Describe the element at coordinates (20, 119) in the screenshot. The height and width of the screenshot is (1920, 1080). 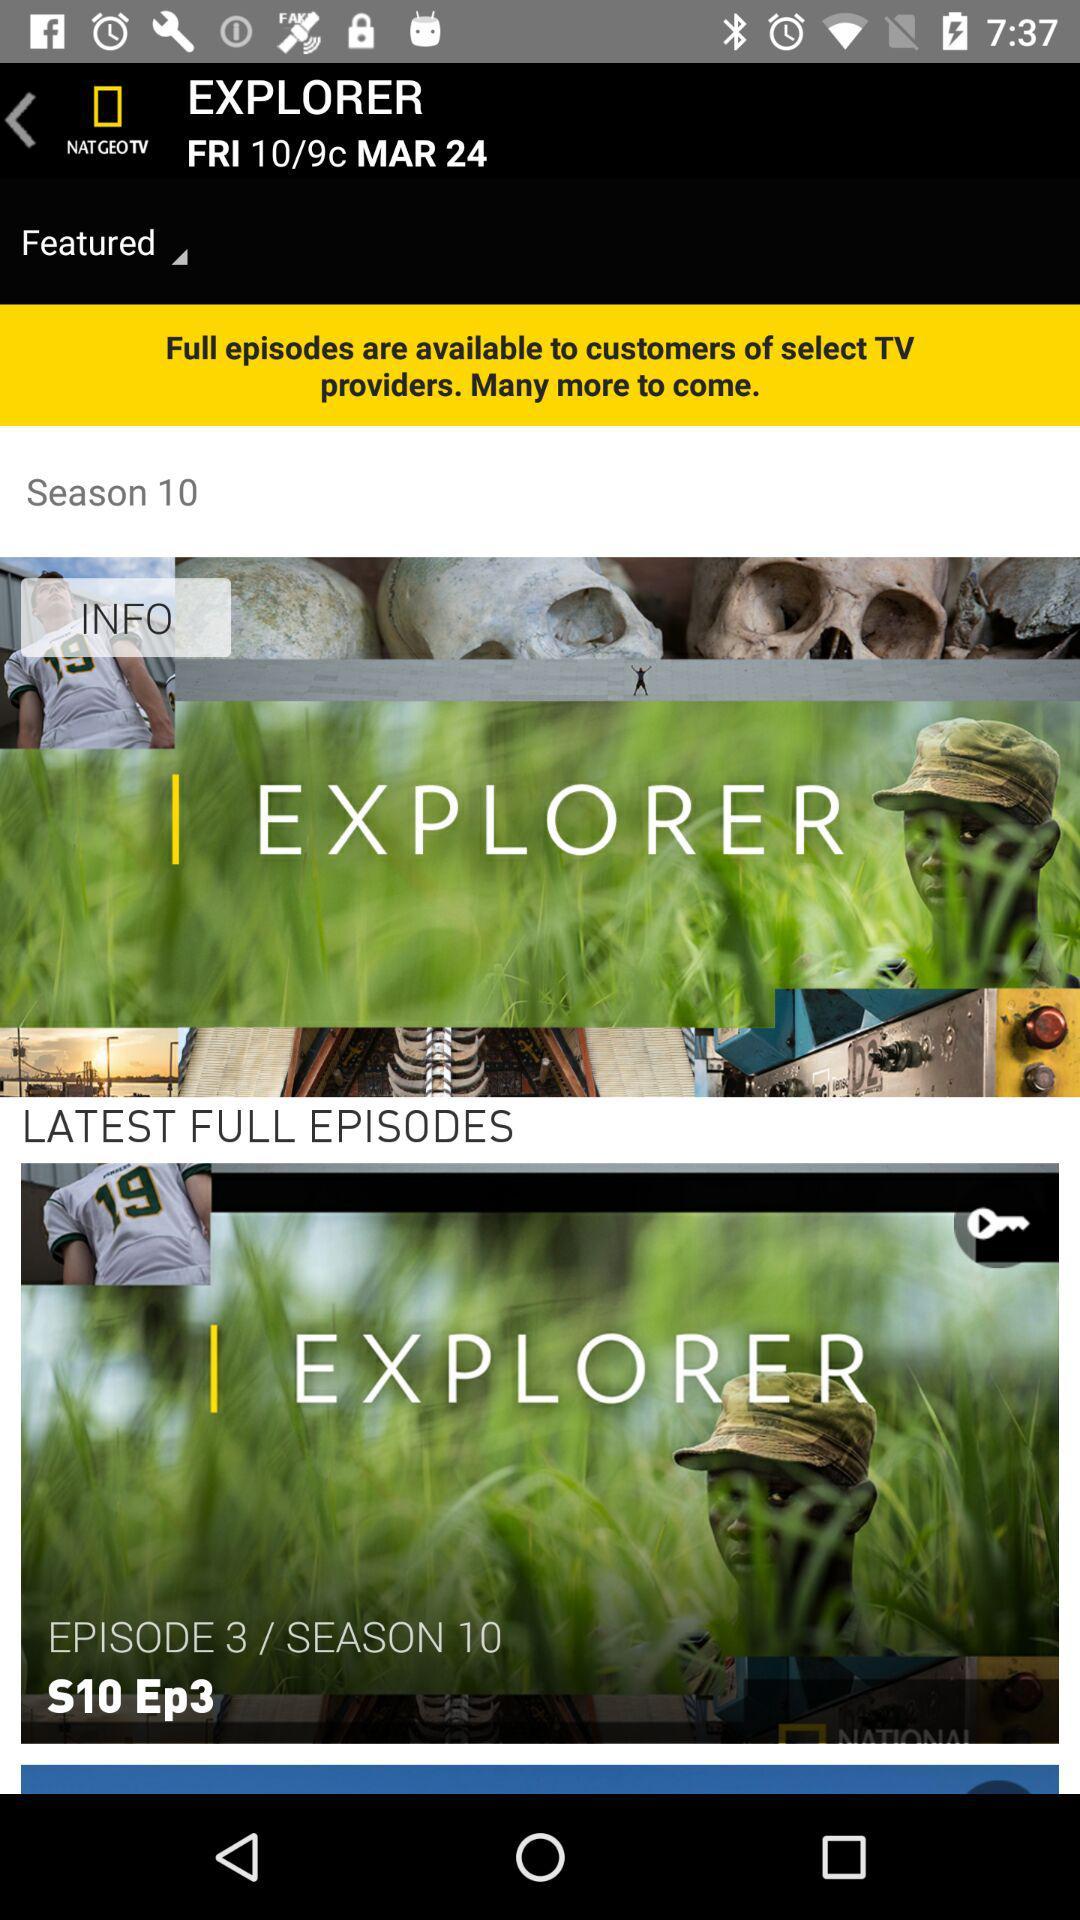
I see `page back` at that location.